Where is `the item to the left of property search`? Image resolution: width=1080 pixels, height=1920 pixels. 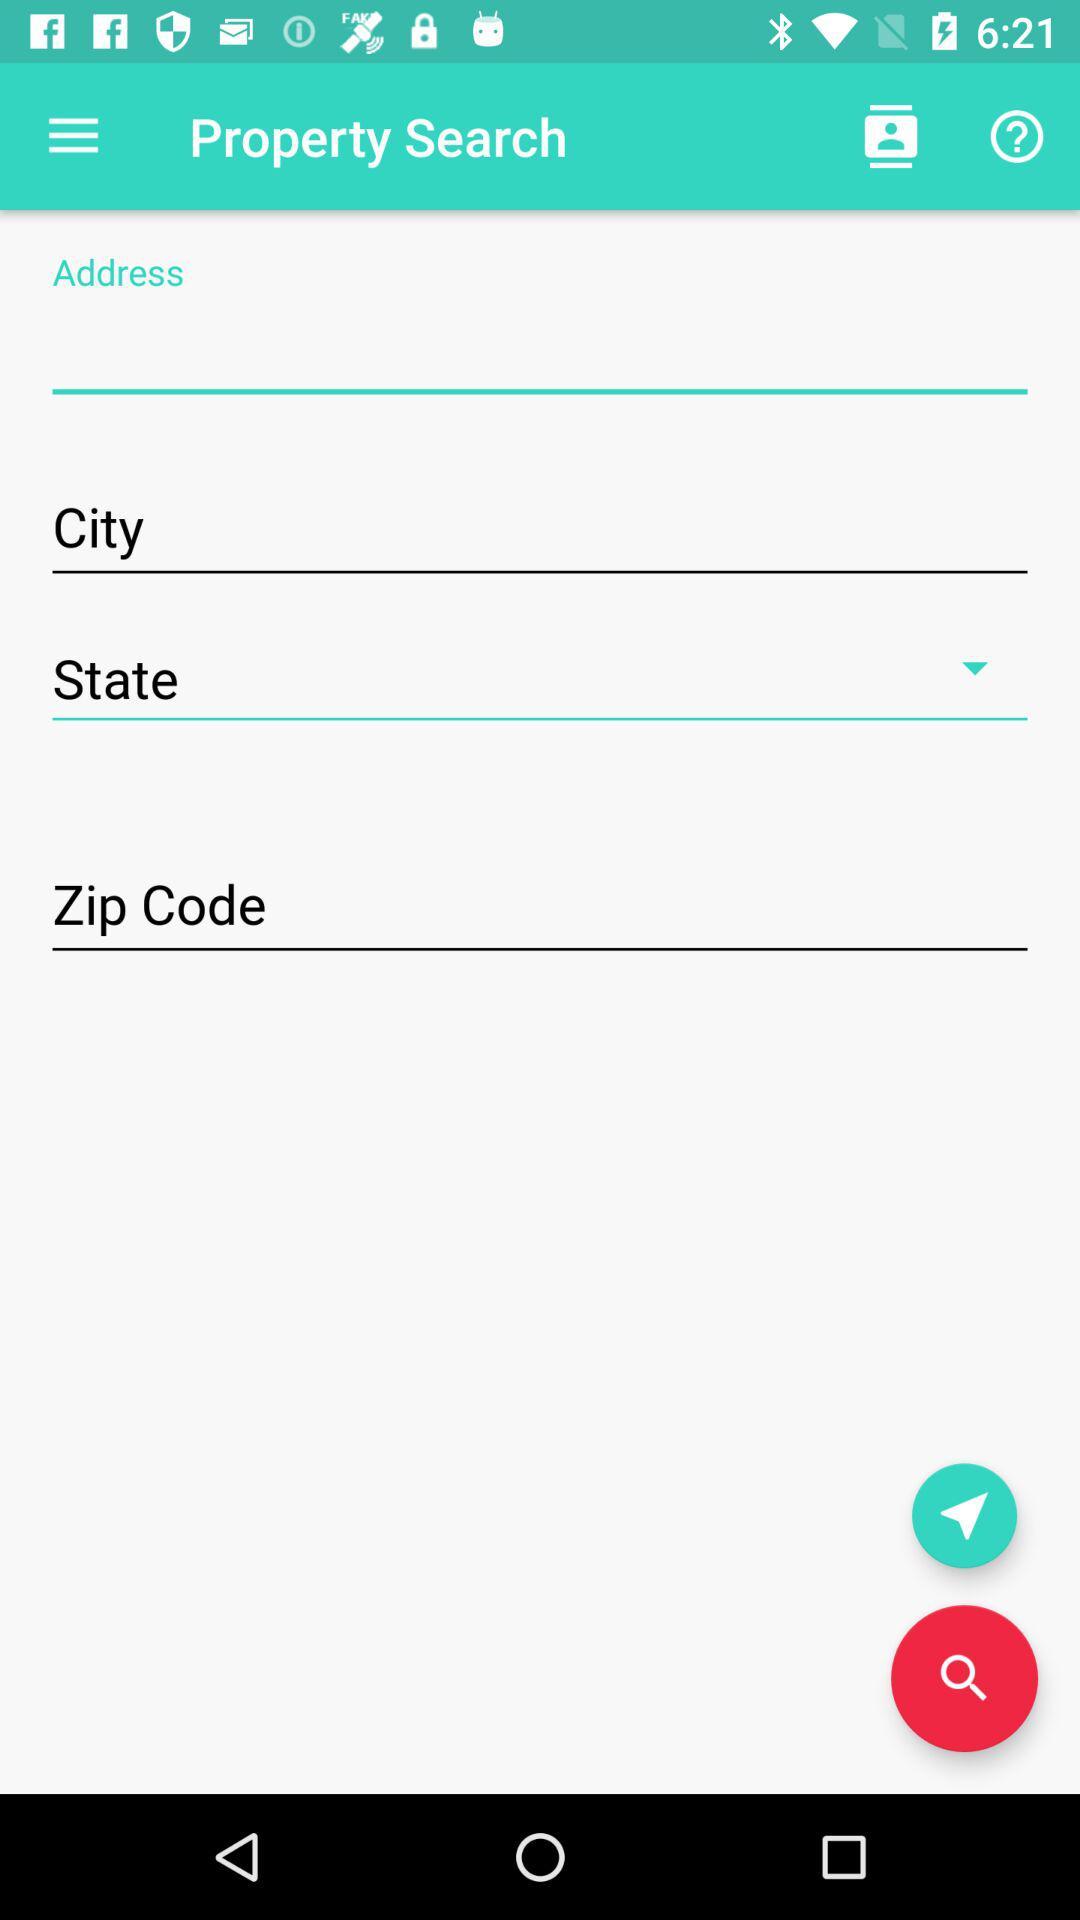
the item to the left of property search is located at coordinates (72, 135).